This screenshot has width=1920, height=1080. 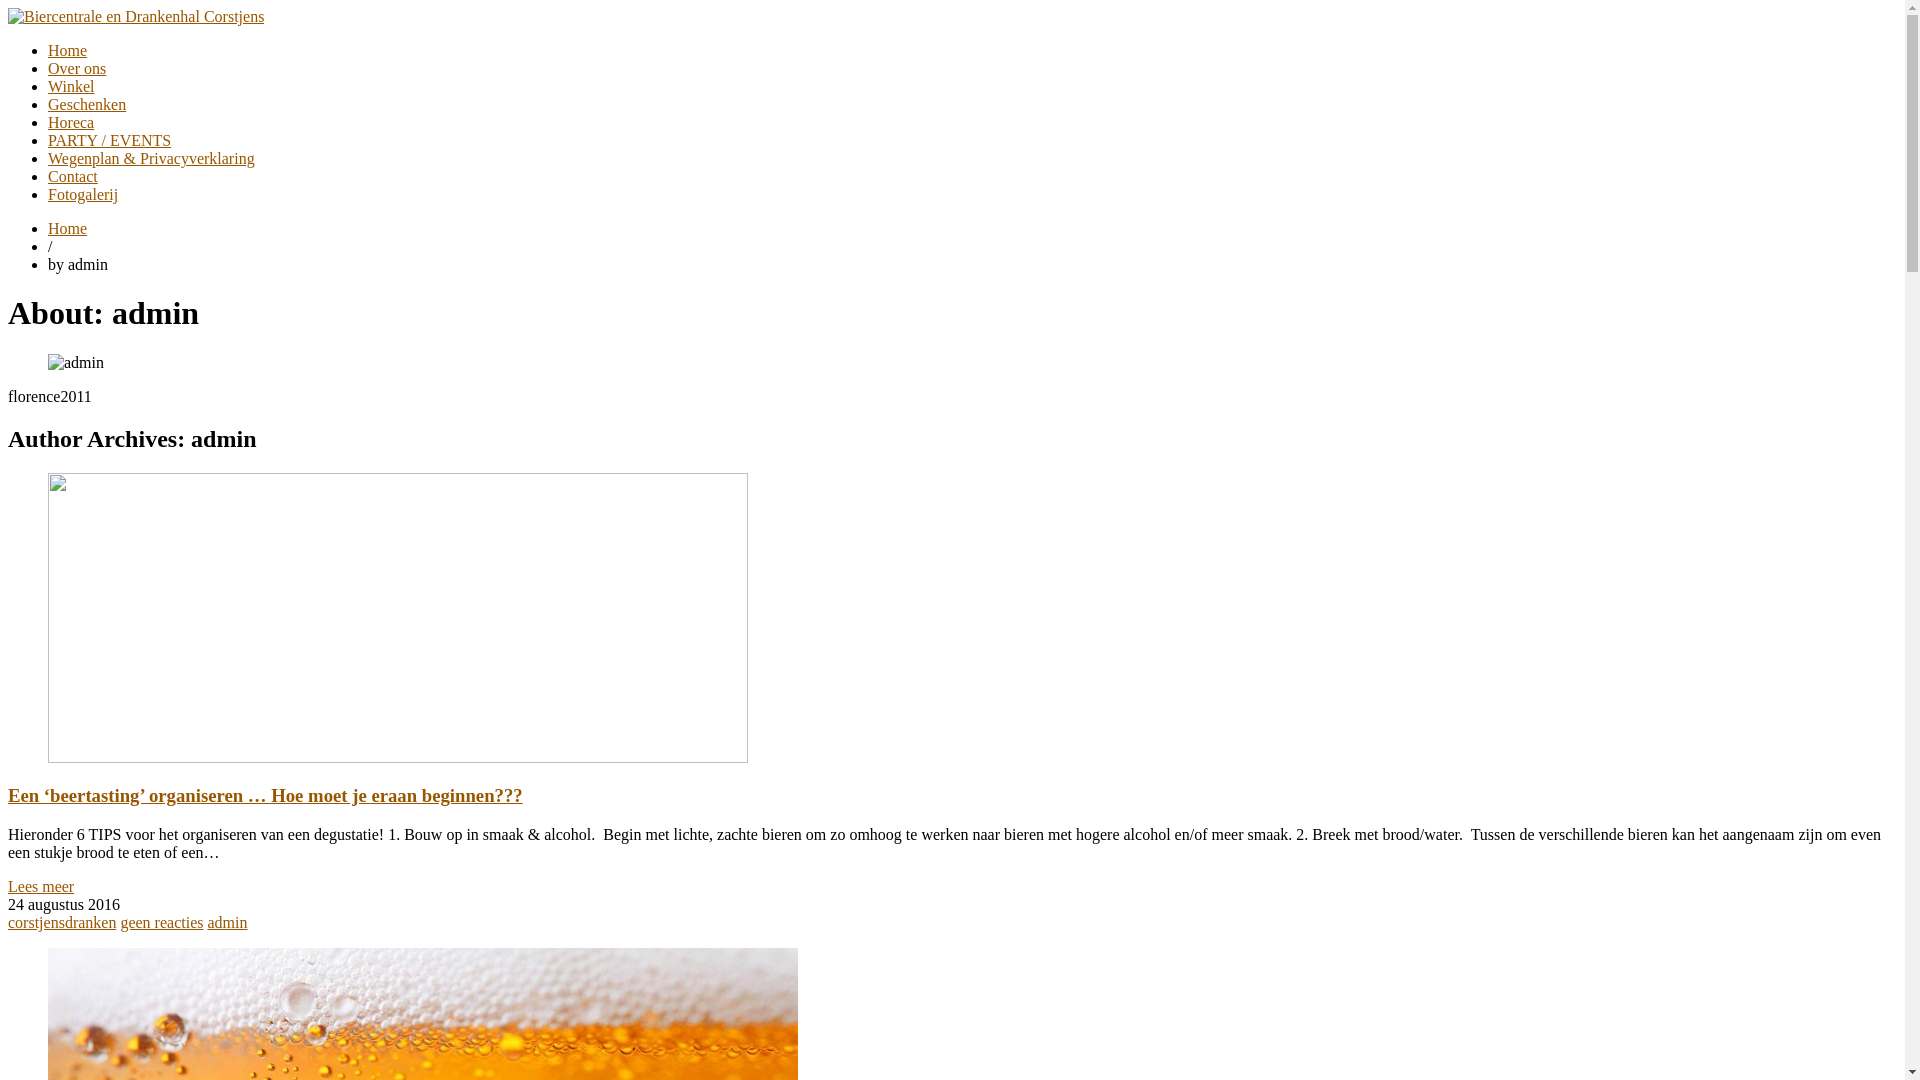 What do you see at coordinates (71, 122) in the screenshot?
I see `'Horeca'` at bounding box center [71, 122].